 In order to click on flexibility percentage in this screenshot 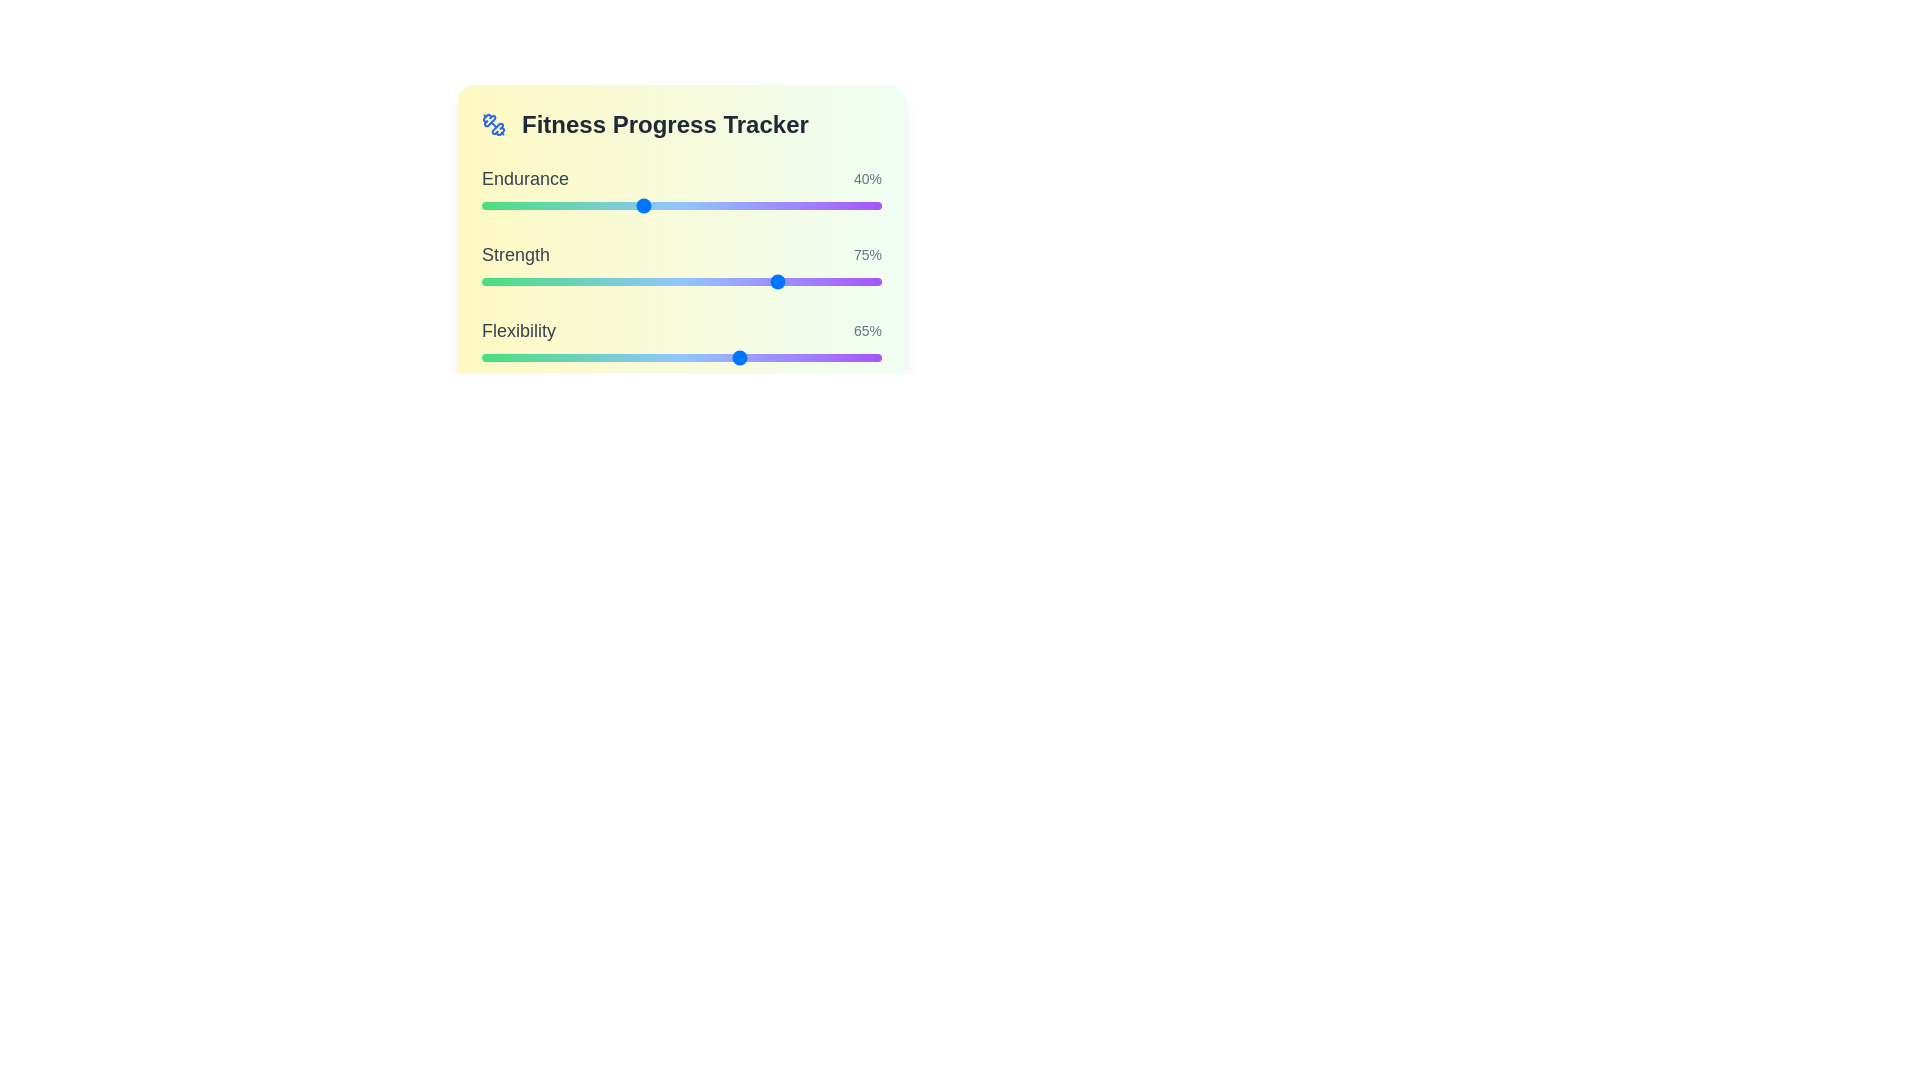, I will do `click(817, 357)`.